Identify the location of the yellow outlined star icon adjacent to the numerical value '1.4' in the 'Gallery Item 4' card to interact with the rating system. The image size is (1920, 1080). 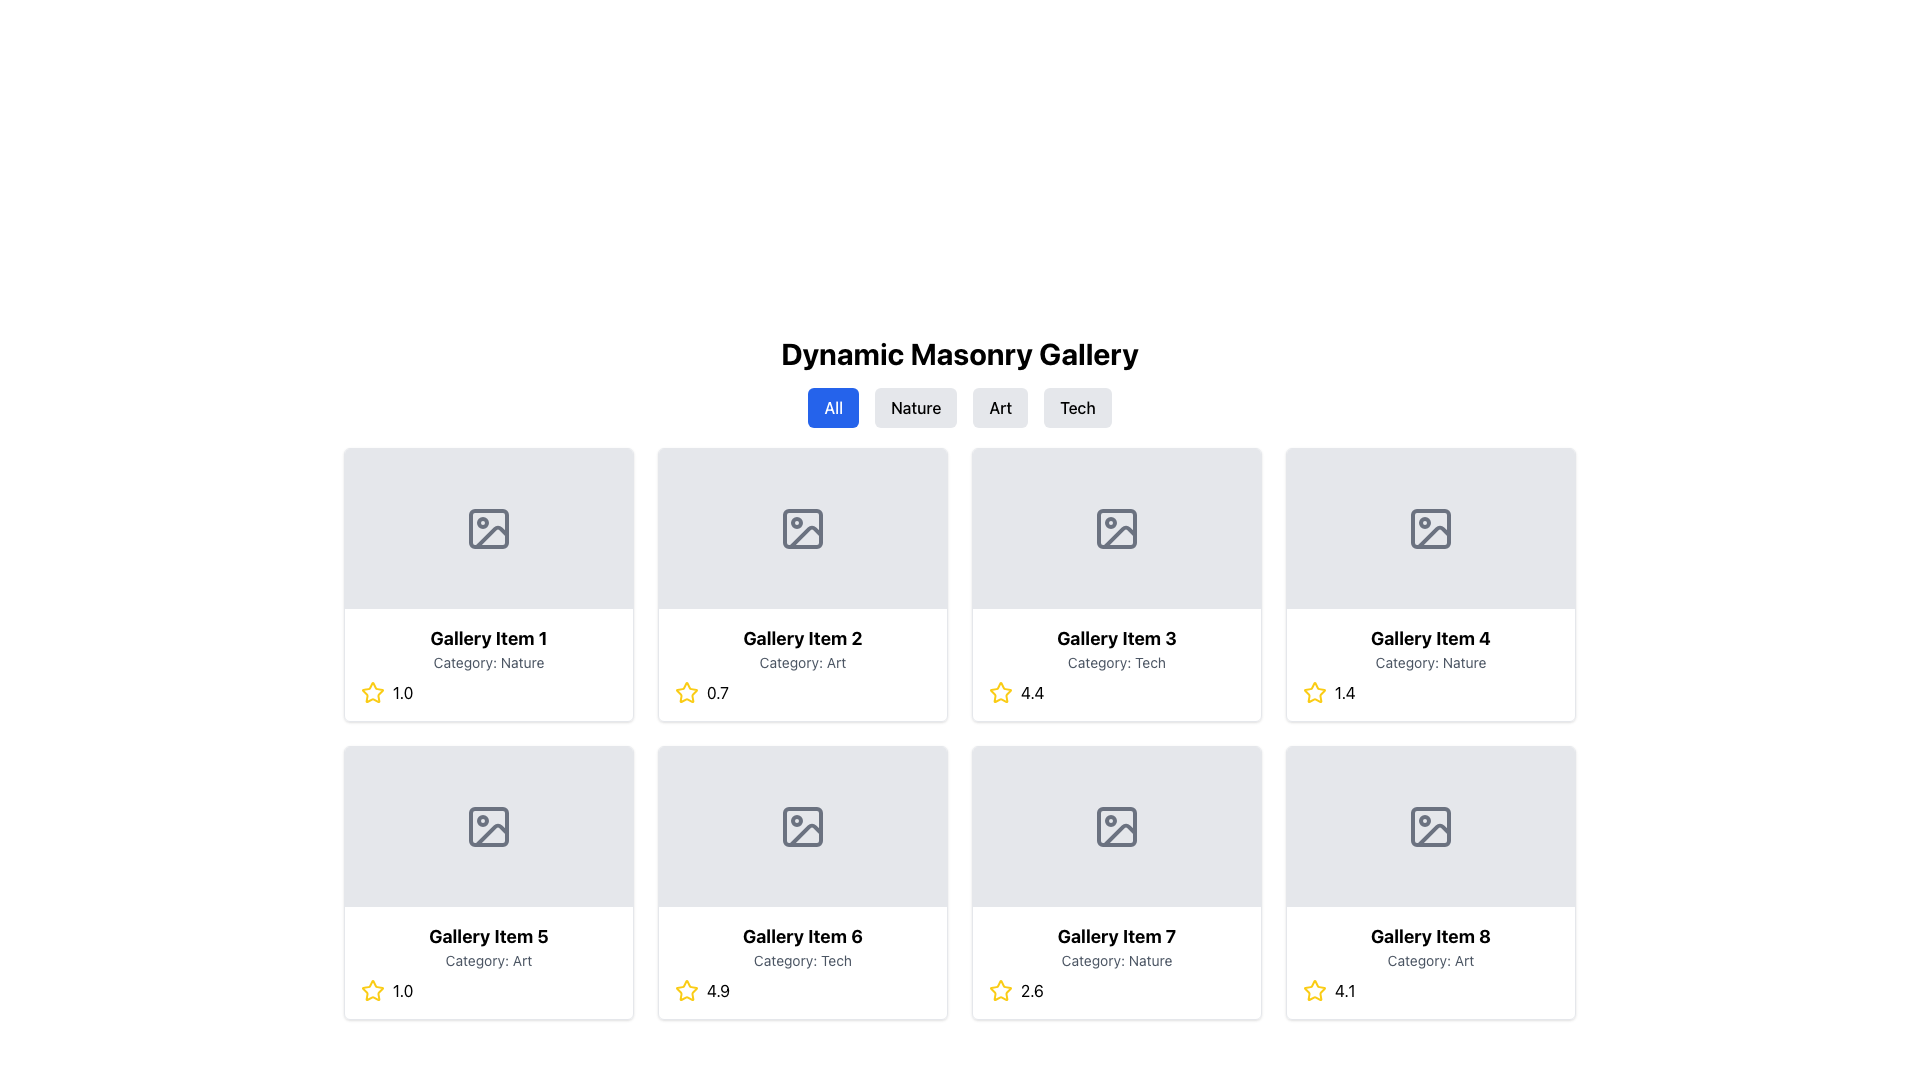
(1315, 692).